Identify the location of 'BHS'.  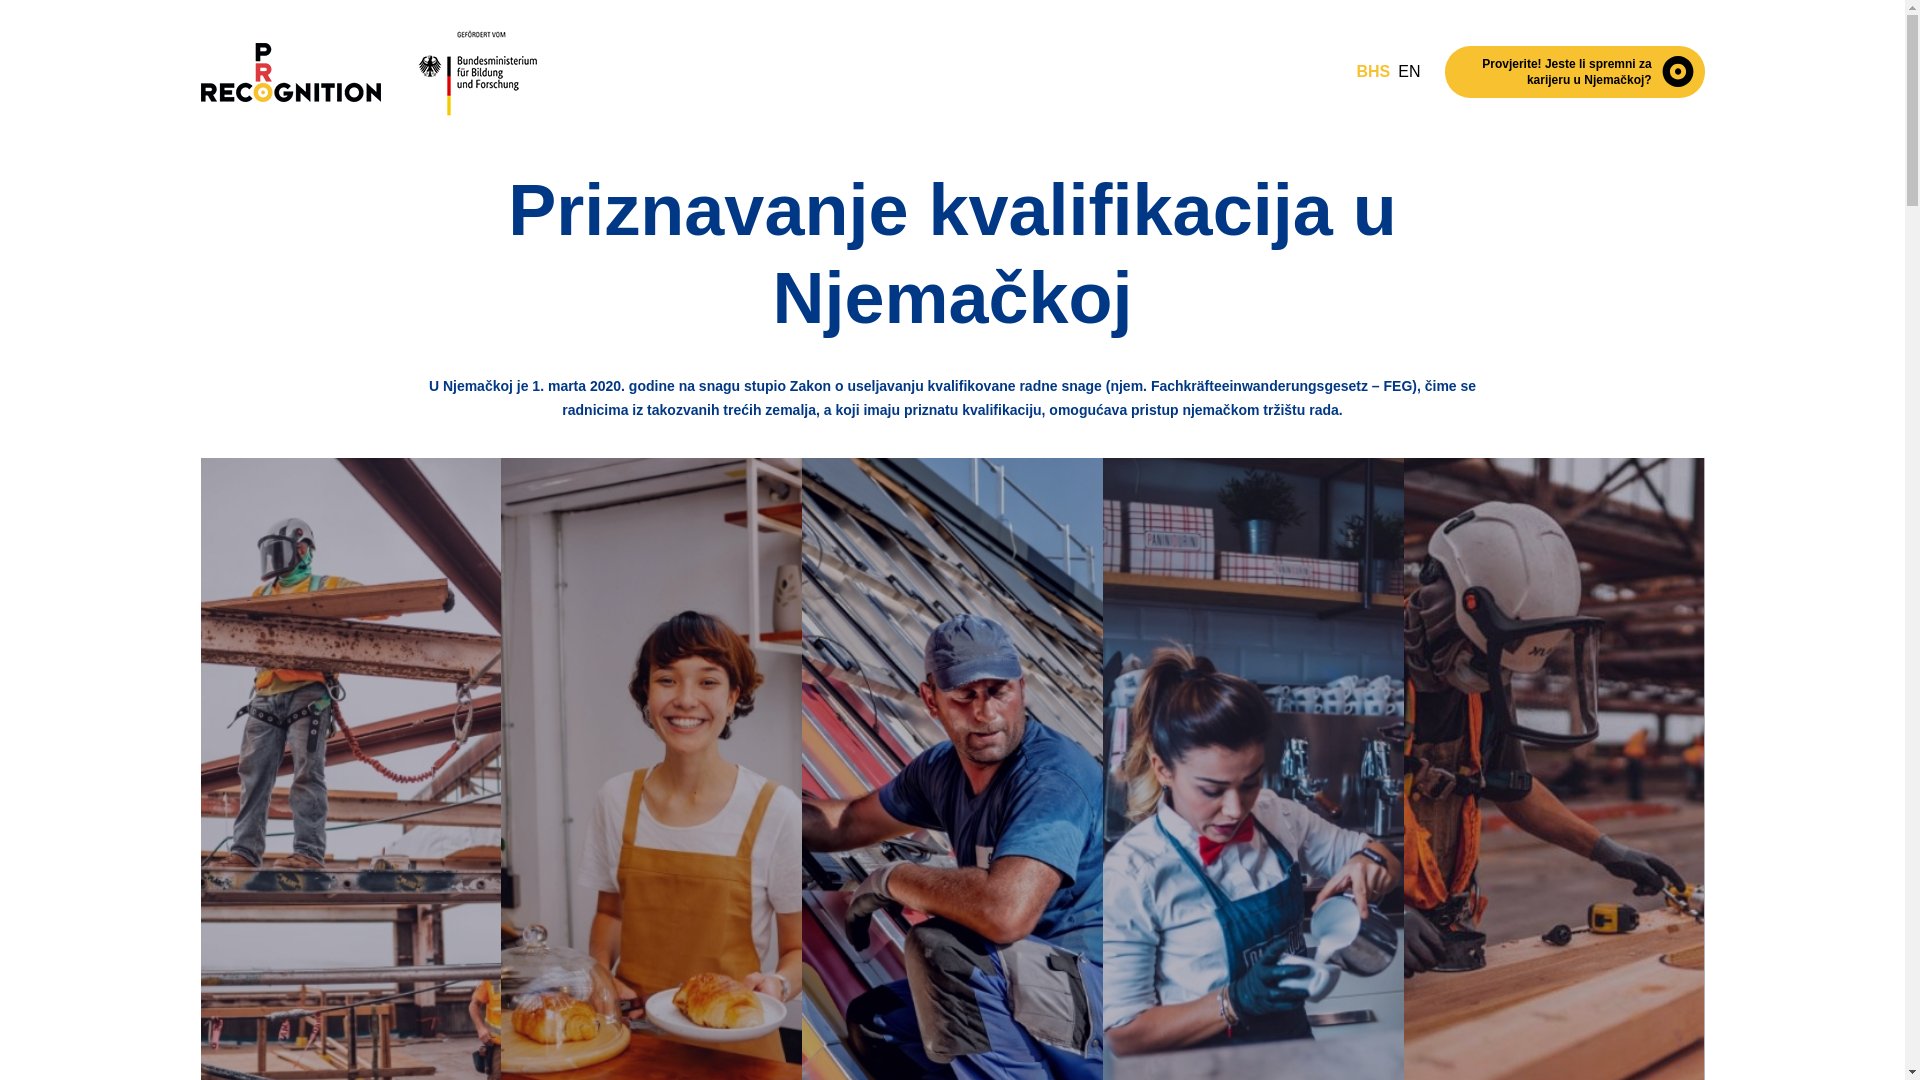
(1356, 71).